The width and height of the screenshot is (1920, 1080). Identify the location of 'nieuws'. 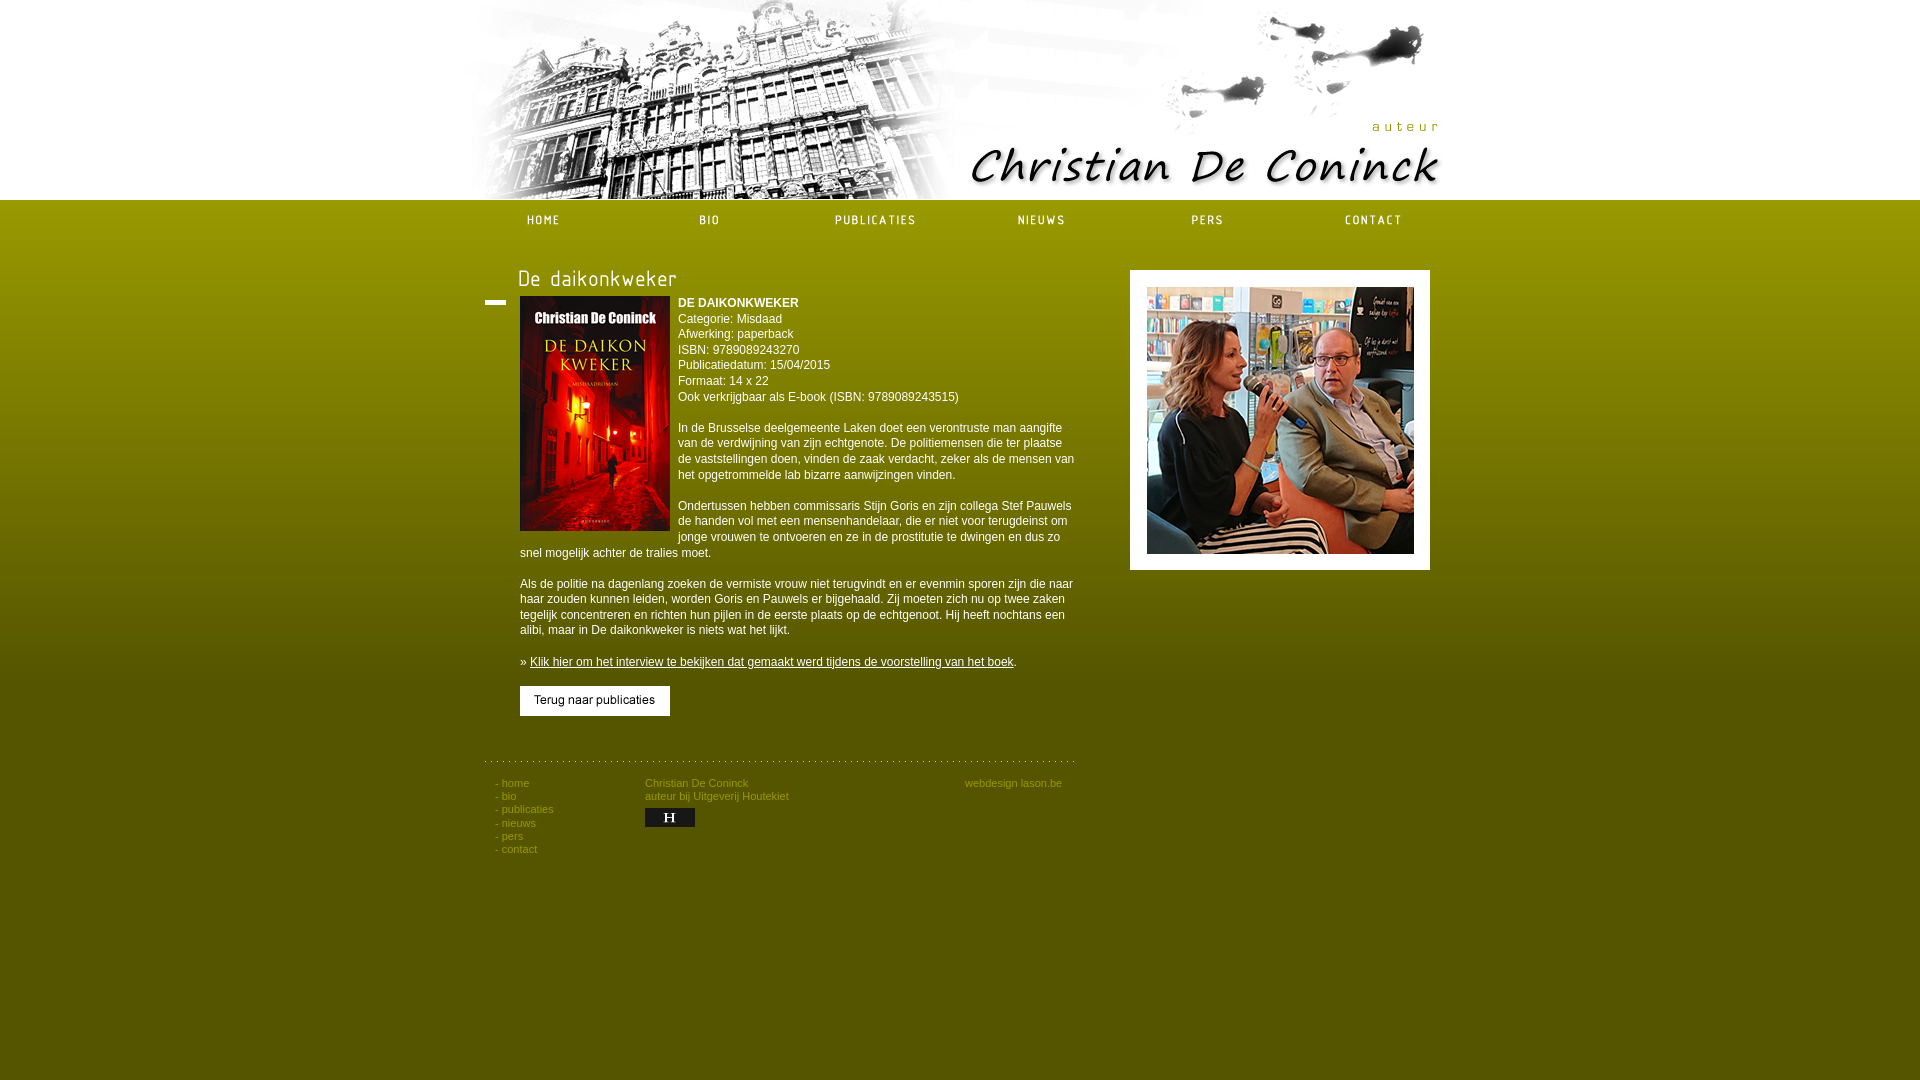
(502, 822).